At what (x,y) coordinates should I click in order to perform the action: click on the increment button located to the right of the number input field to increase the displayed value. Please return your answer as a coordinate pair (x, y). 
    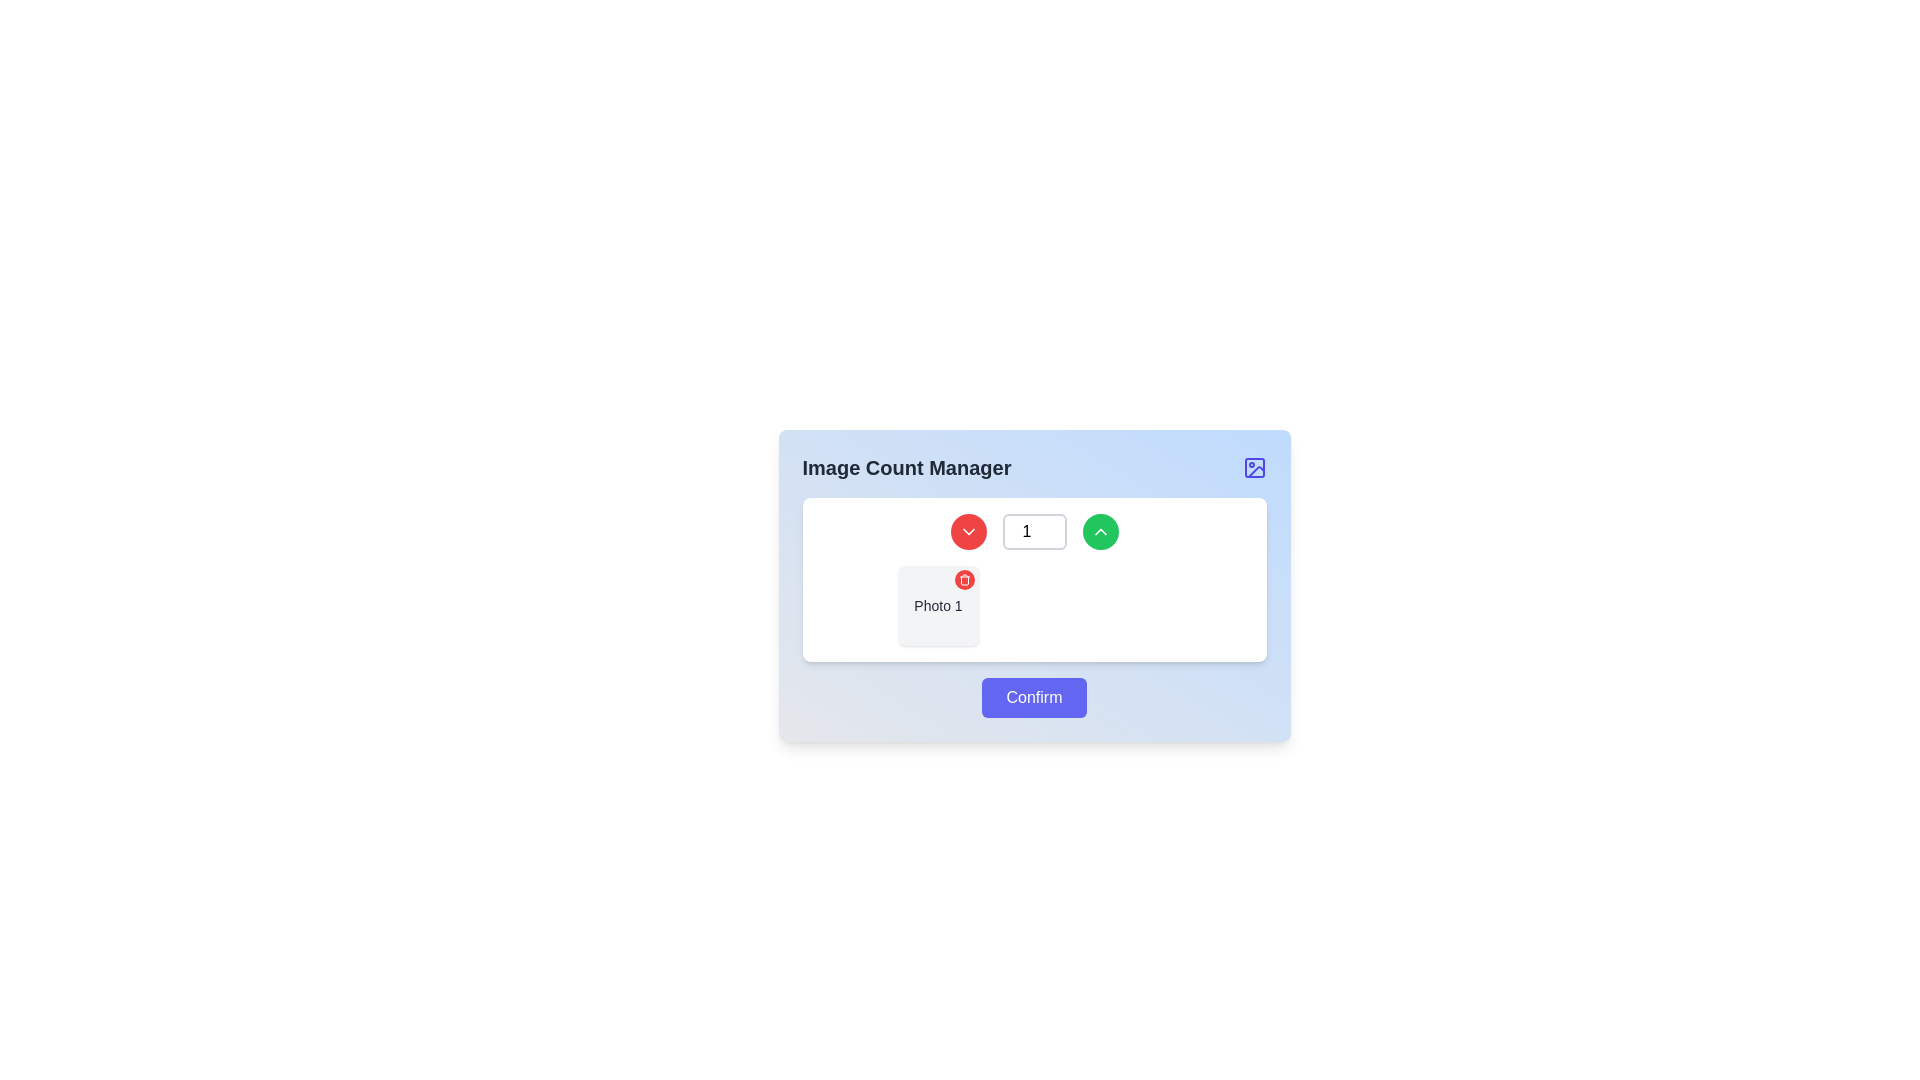
    Looking at the image, I should click on (1099, 531).